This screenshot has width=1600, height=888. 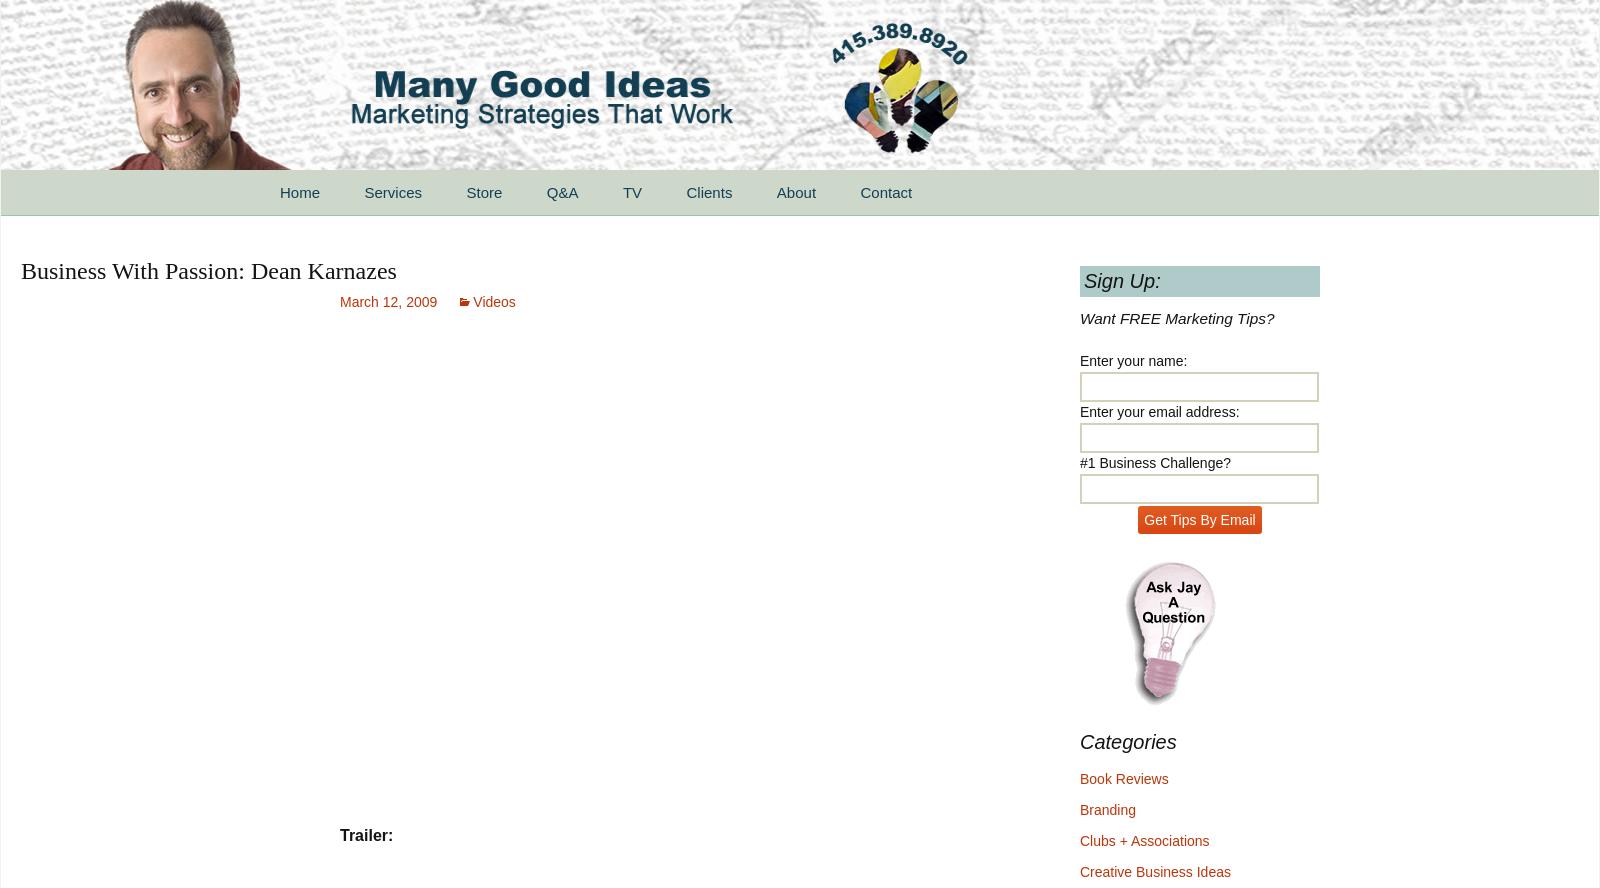 What do you see at coordinates (388, 301) in the screenshot?
I see `'March 12, 2009'` at bounding box center [388, 301].